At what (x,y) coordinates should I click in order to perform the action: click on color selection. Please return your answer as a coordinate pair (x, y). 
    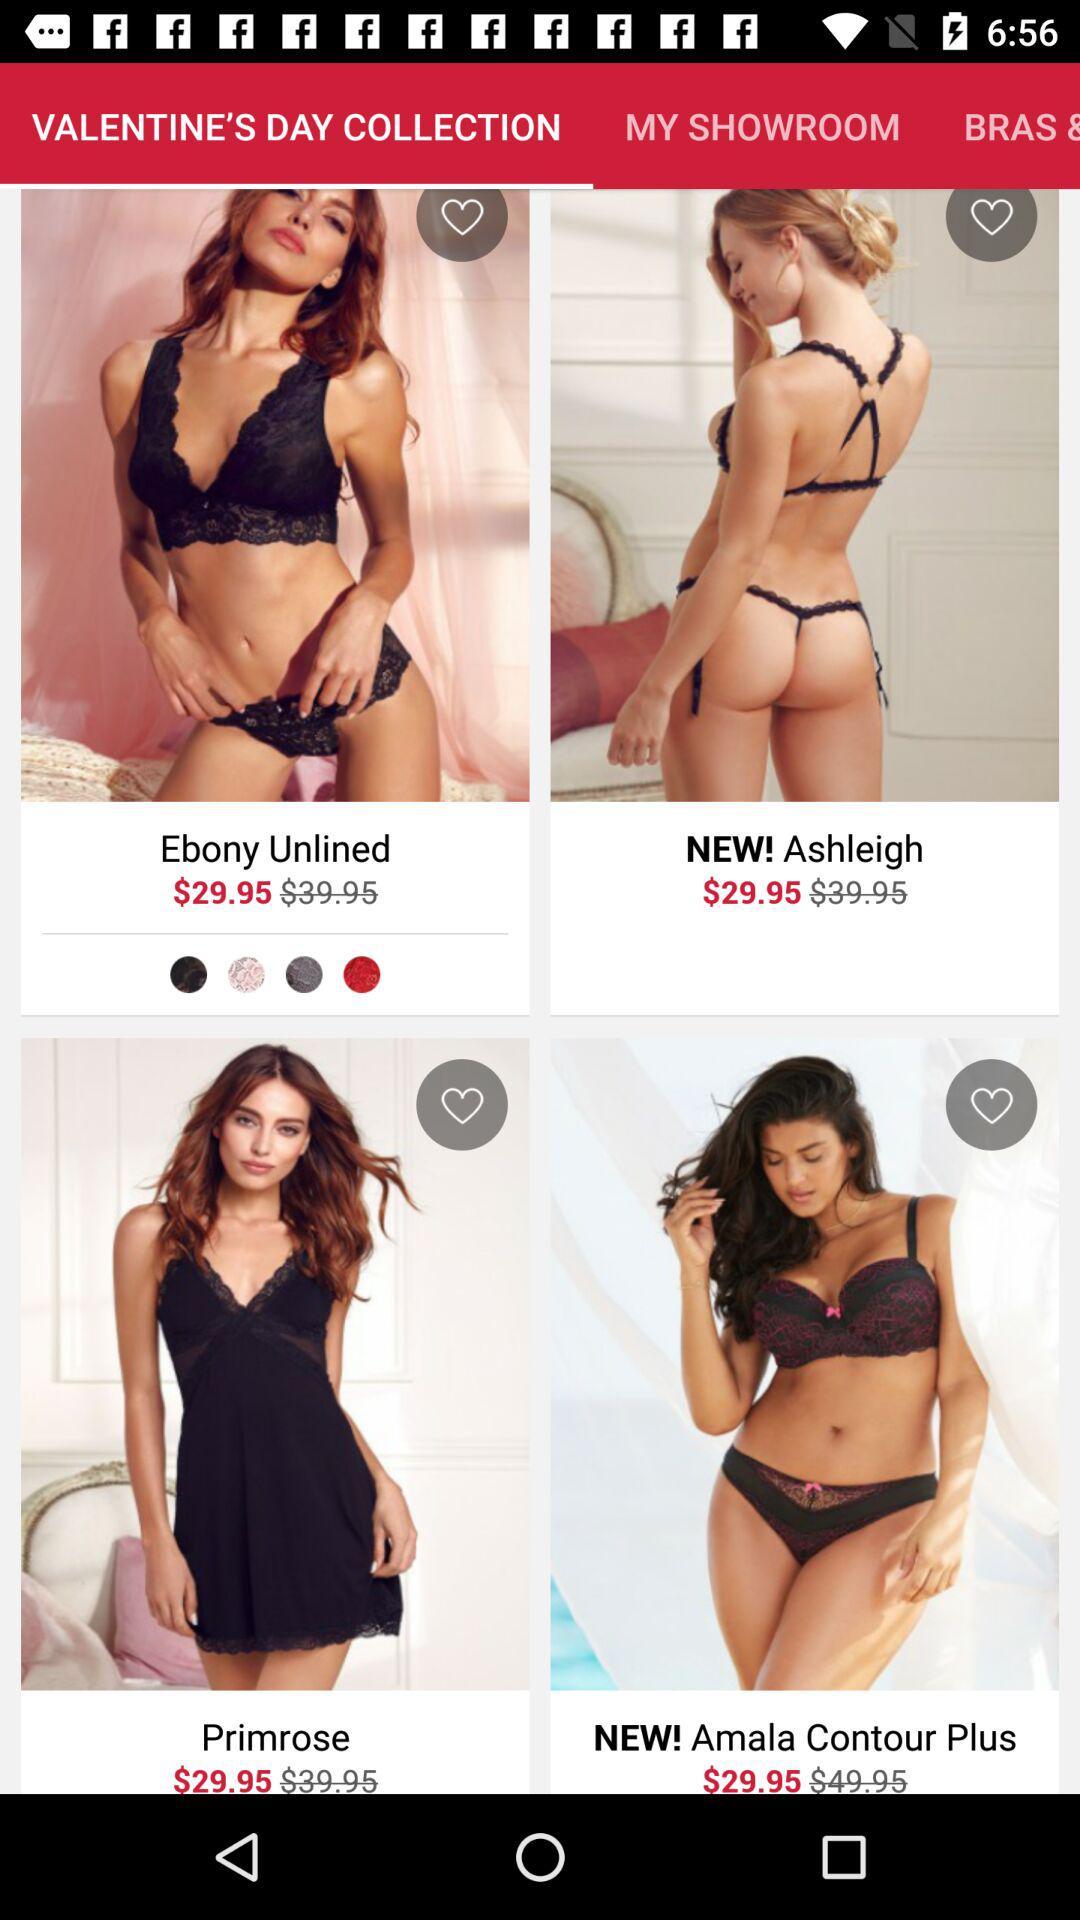
    Looking at the image, I should click on (304, 974).